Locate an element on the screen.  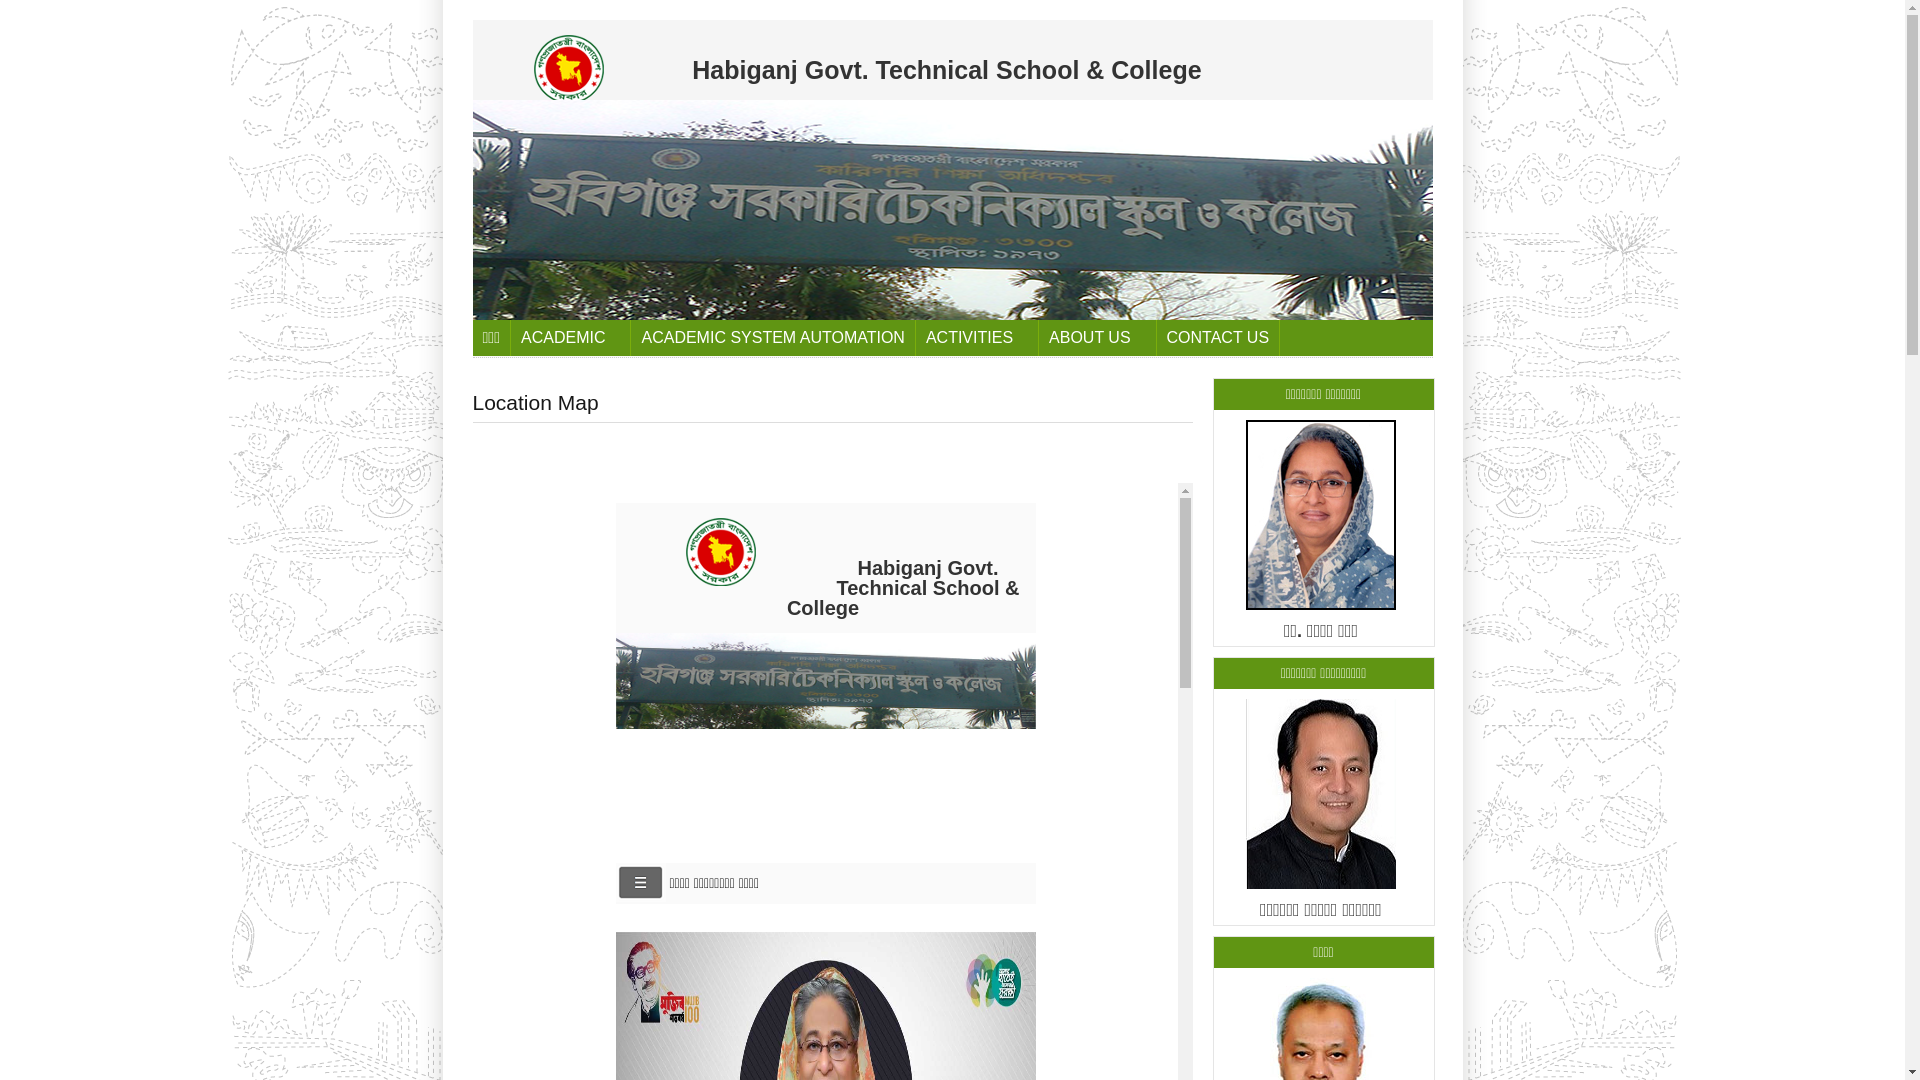
'CONTACT US' is located at coordinates (1218, 337).